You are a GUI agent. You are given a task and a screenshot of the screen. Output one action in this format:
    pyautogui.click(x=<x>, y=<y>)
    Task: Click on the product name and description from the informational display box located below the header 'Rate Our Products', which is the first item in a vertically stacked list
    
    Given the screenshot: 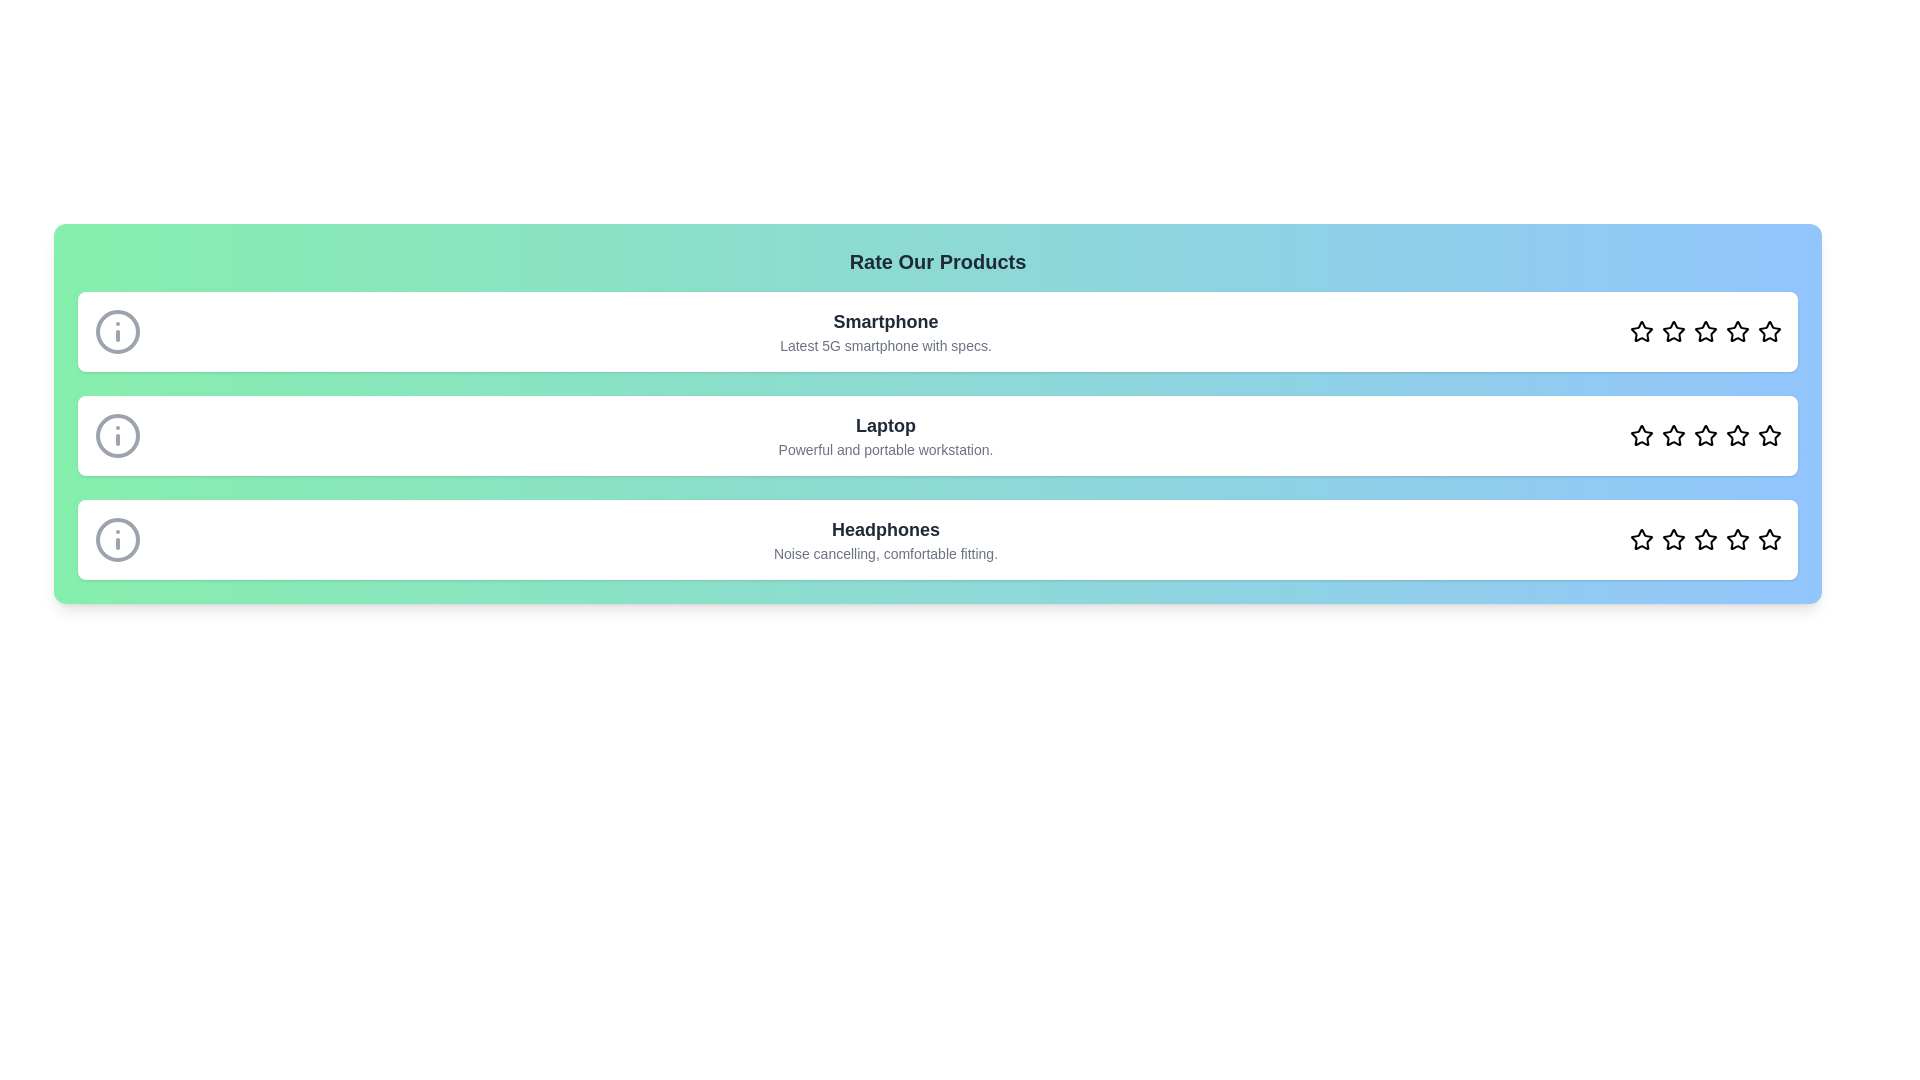 What is the action you would take?
    pyautogui.click(x=885, y=330)
    